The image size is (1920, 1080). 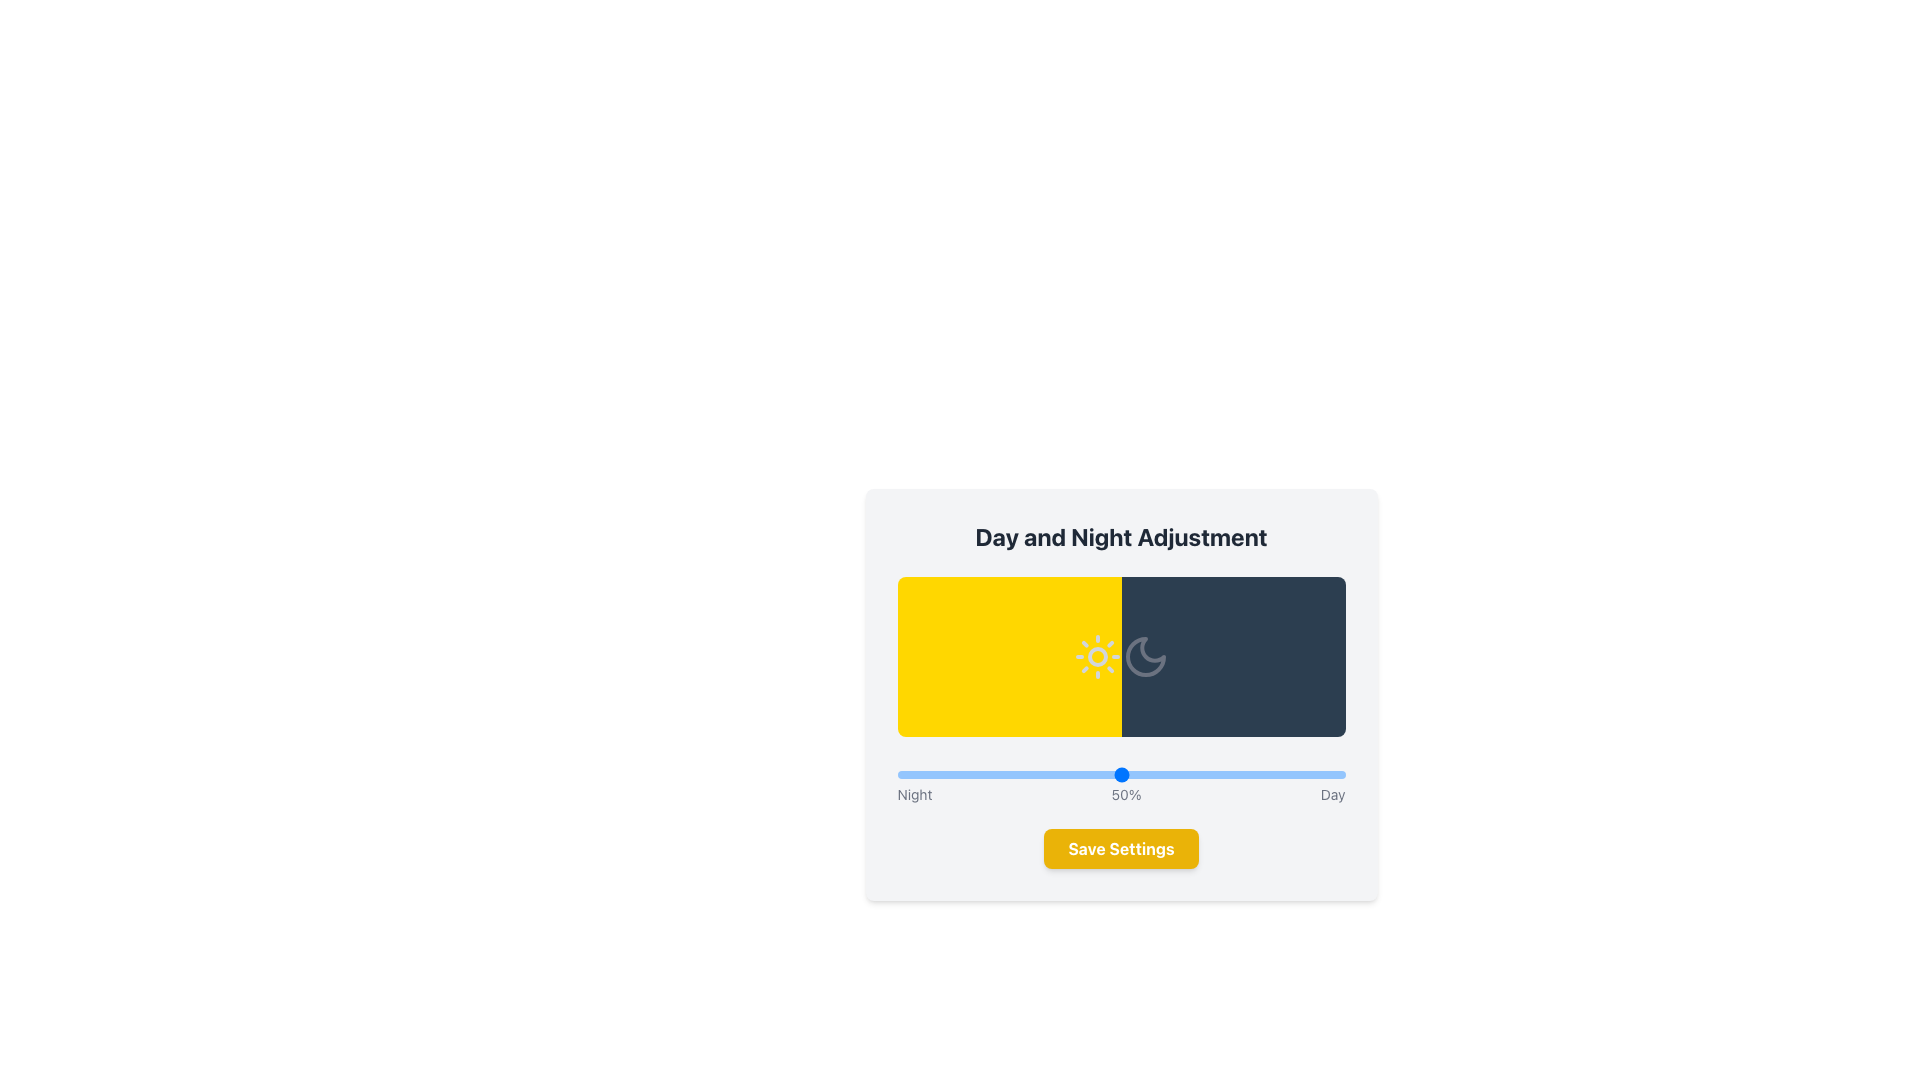 What do you see at coordinates (1009, 774) in the screenshot?
I see `the adjustment slider` at bounding box center [1009, 774].